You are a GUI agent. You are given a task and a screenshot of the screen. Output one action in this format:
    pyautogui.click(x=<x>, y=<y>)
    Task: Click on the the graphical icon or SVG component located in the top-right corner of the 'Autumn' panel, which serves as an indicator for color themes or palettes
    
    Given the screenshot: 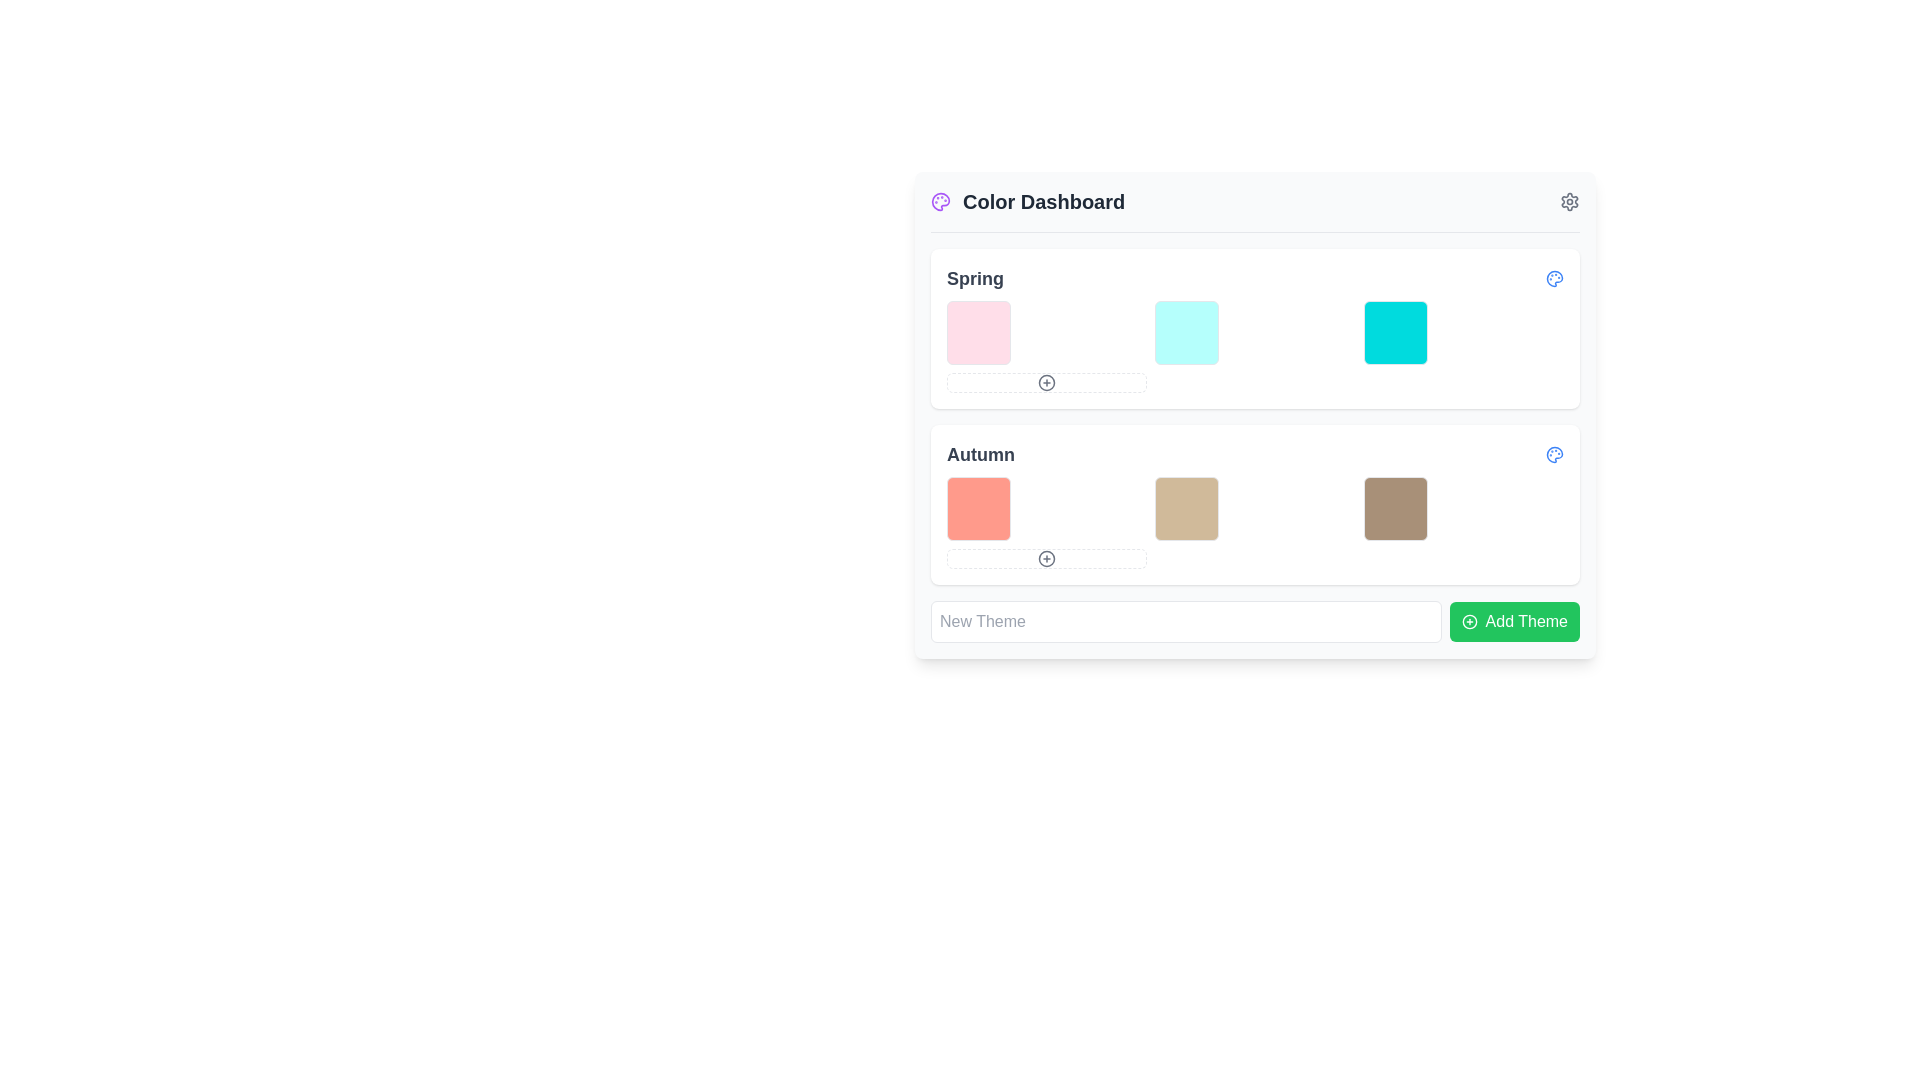 What is the action you would take?
    pyautogui.click(x=1554, y=278)
    